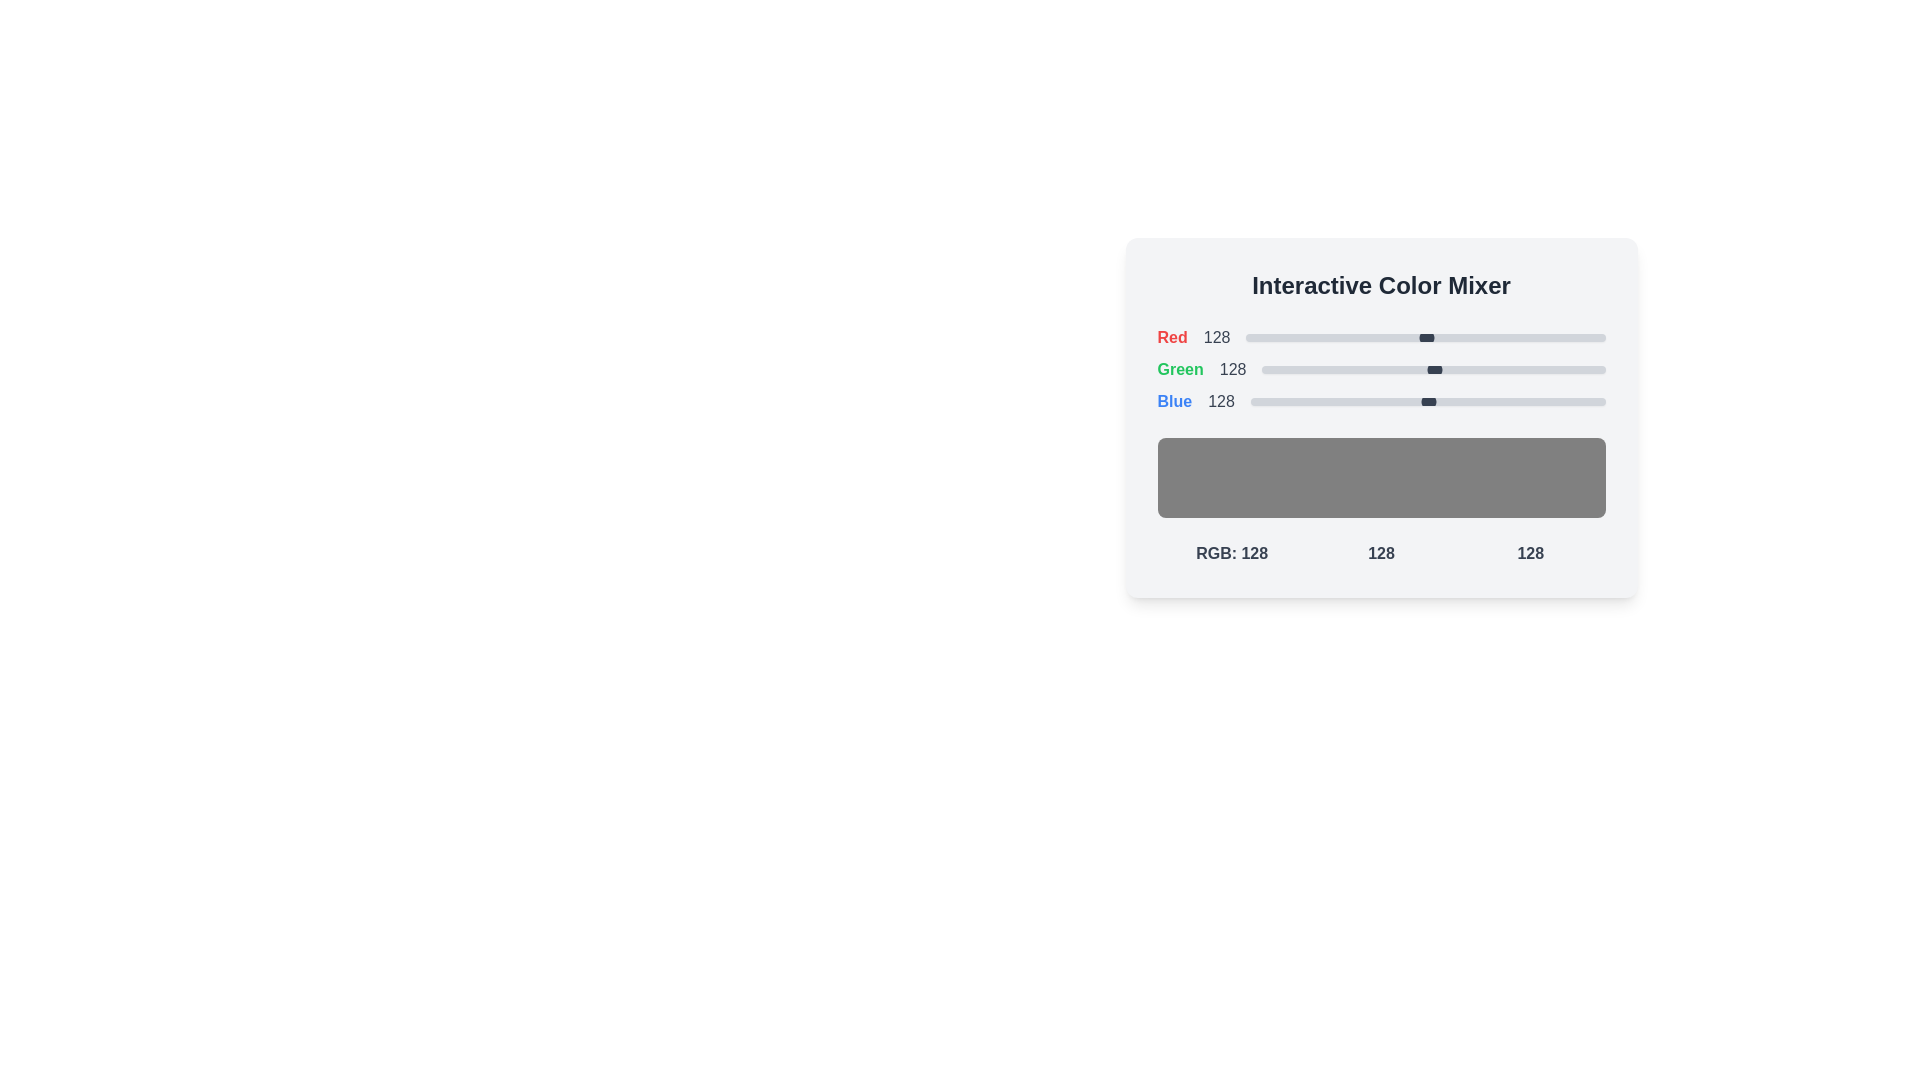 This screenshot has width=1920, height=1080. I want to click on the Blue component, so click(1274, 401).